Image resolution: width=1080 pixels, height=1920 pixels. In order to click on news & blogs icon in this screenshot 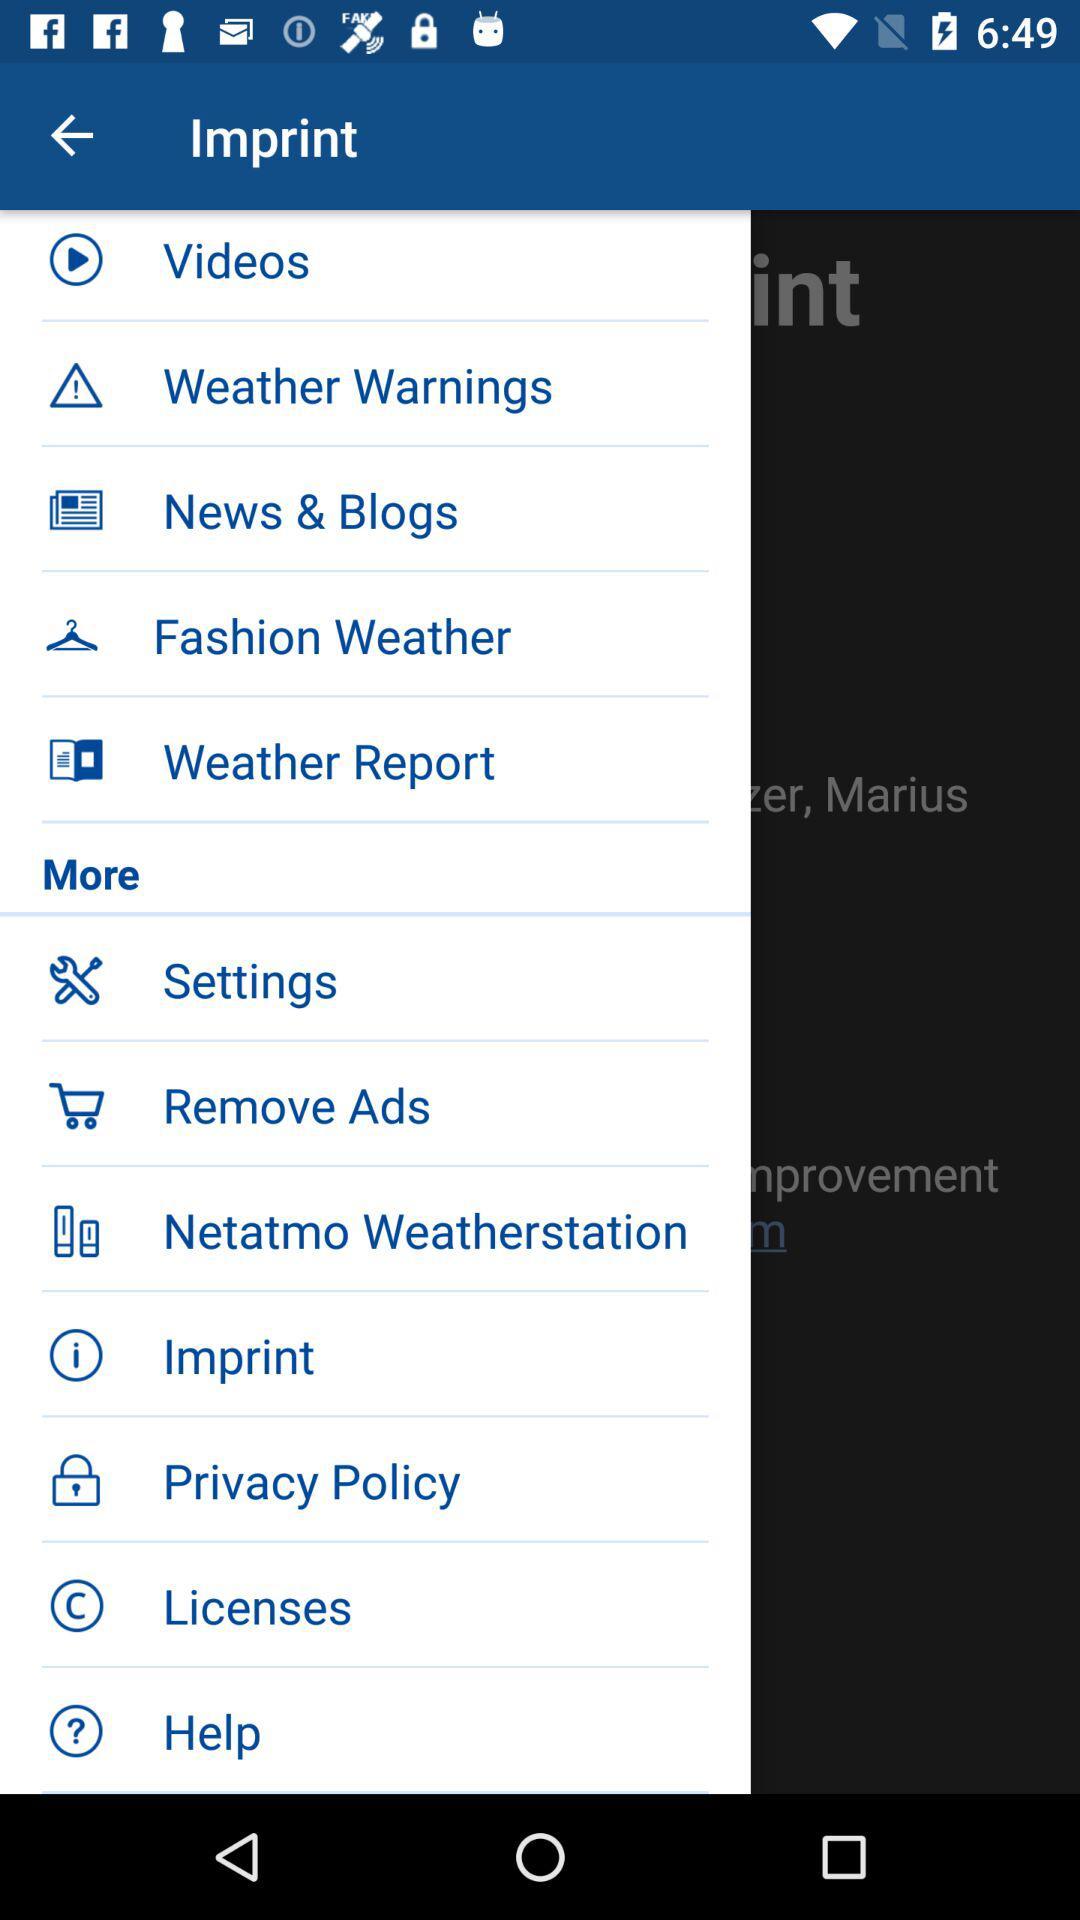, I will do `click(434, 509)`.